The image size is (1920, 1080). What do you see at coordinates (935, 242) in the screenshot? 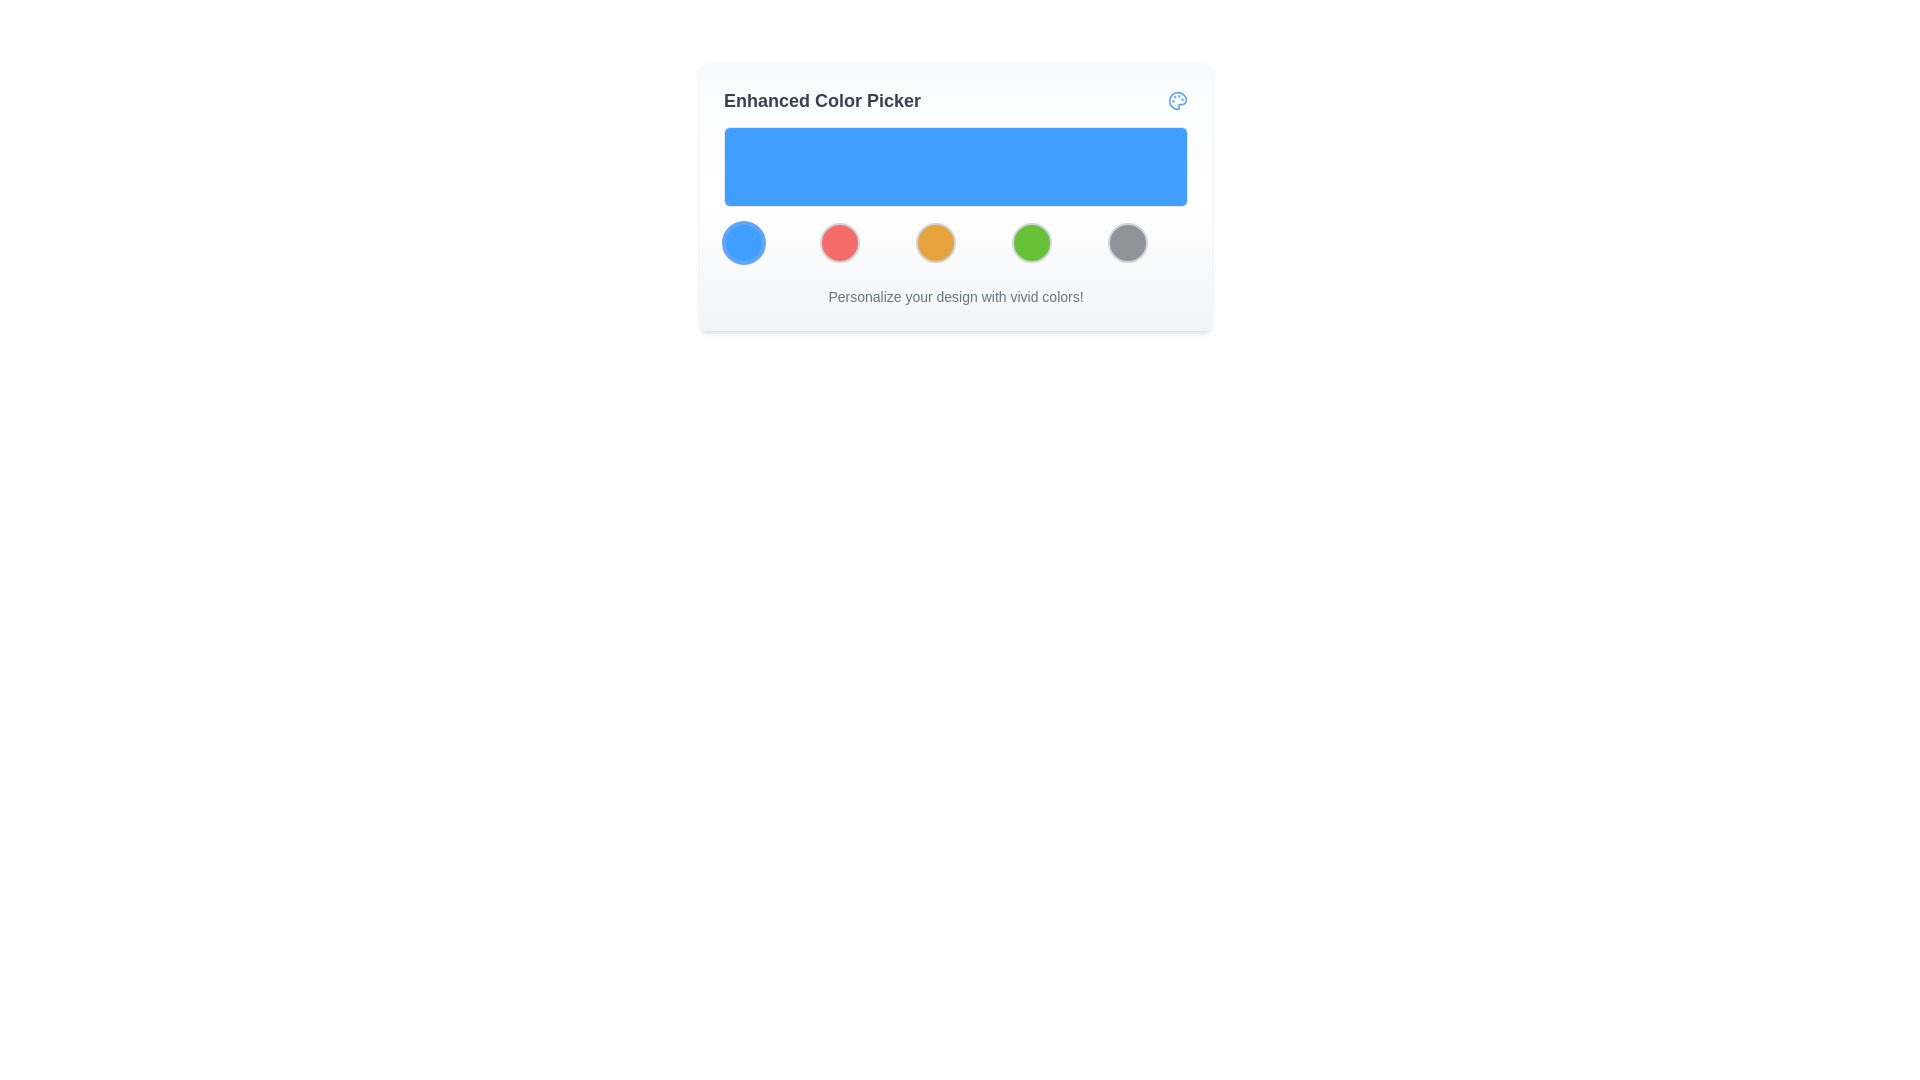
I see `the orange color selection button, which is the third circle in a horizontal row of five circles located beneath the 'Enhanced Color Picker' area` at bounding box center [935, 242].